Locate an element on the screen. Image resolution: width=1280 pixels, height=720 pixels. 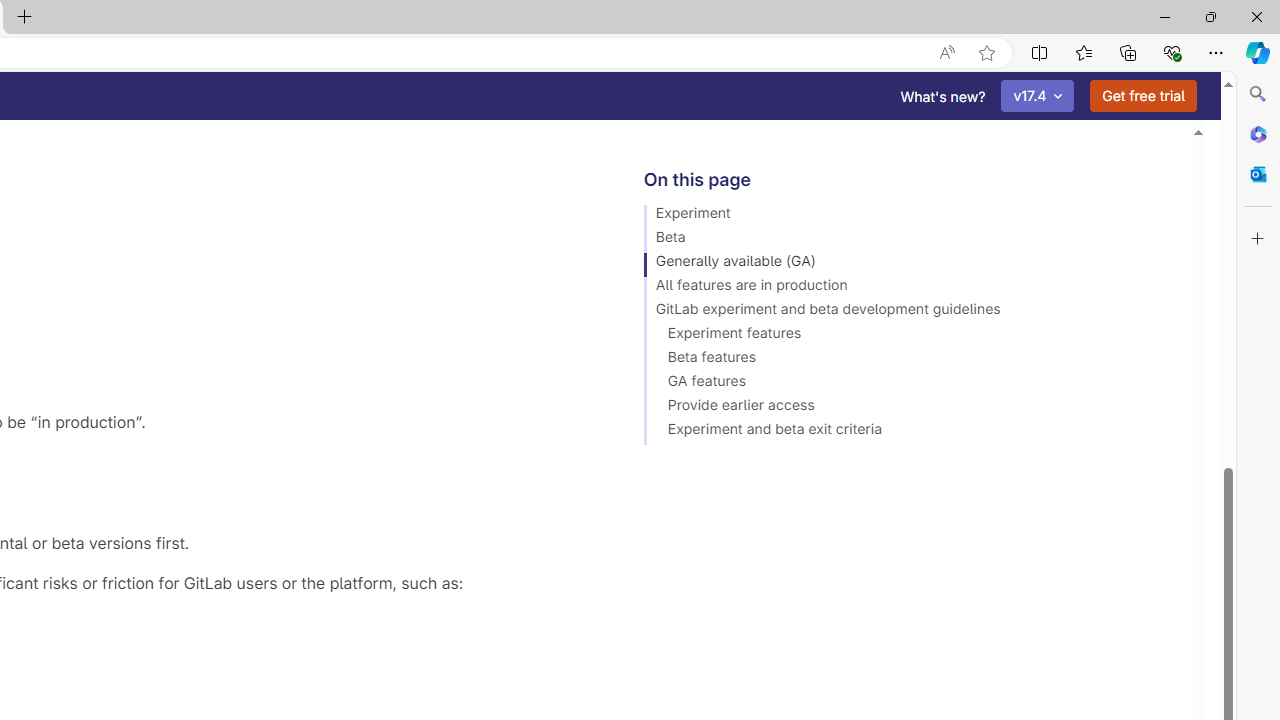
'GA features' is located at coordinates (907, 384).